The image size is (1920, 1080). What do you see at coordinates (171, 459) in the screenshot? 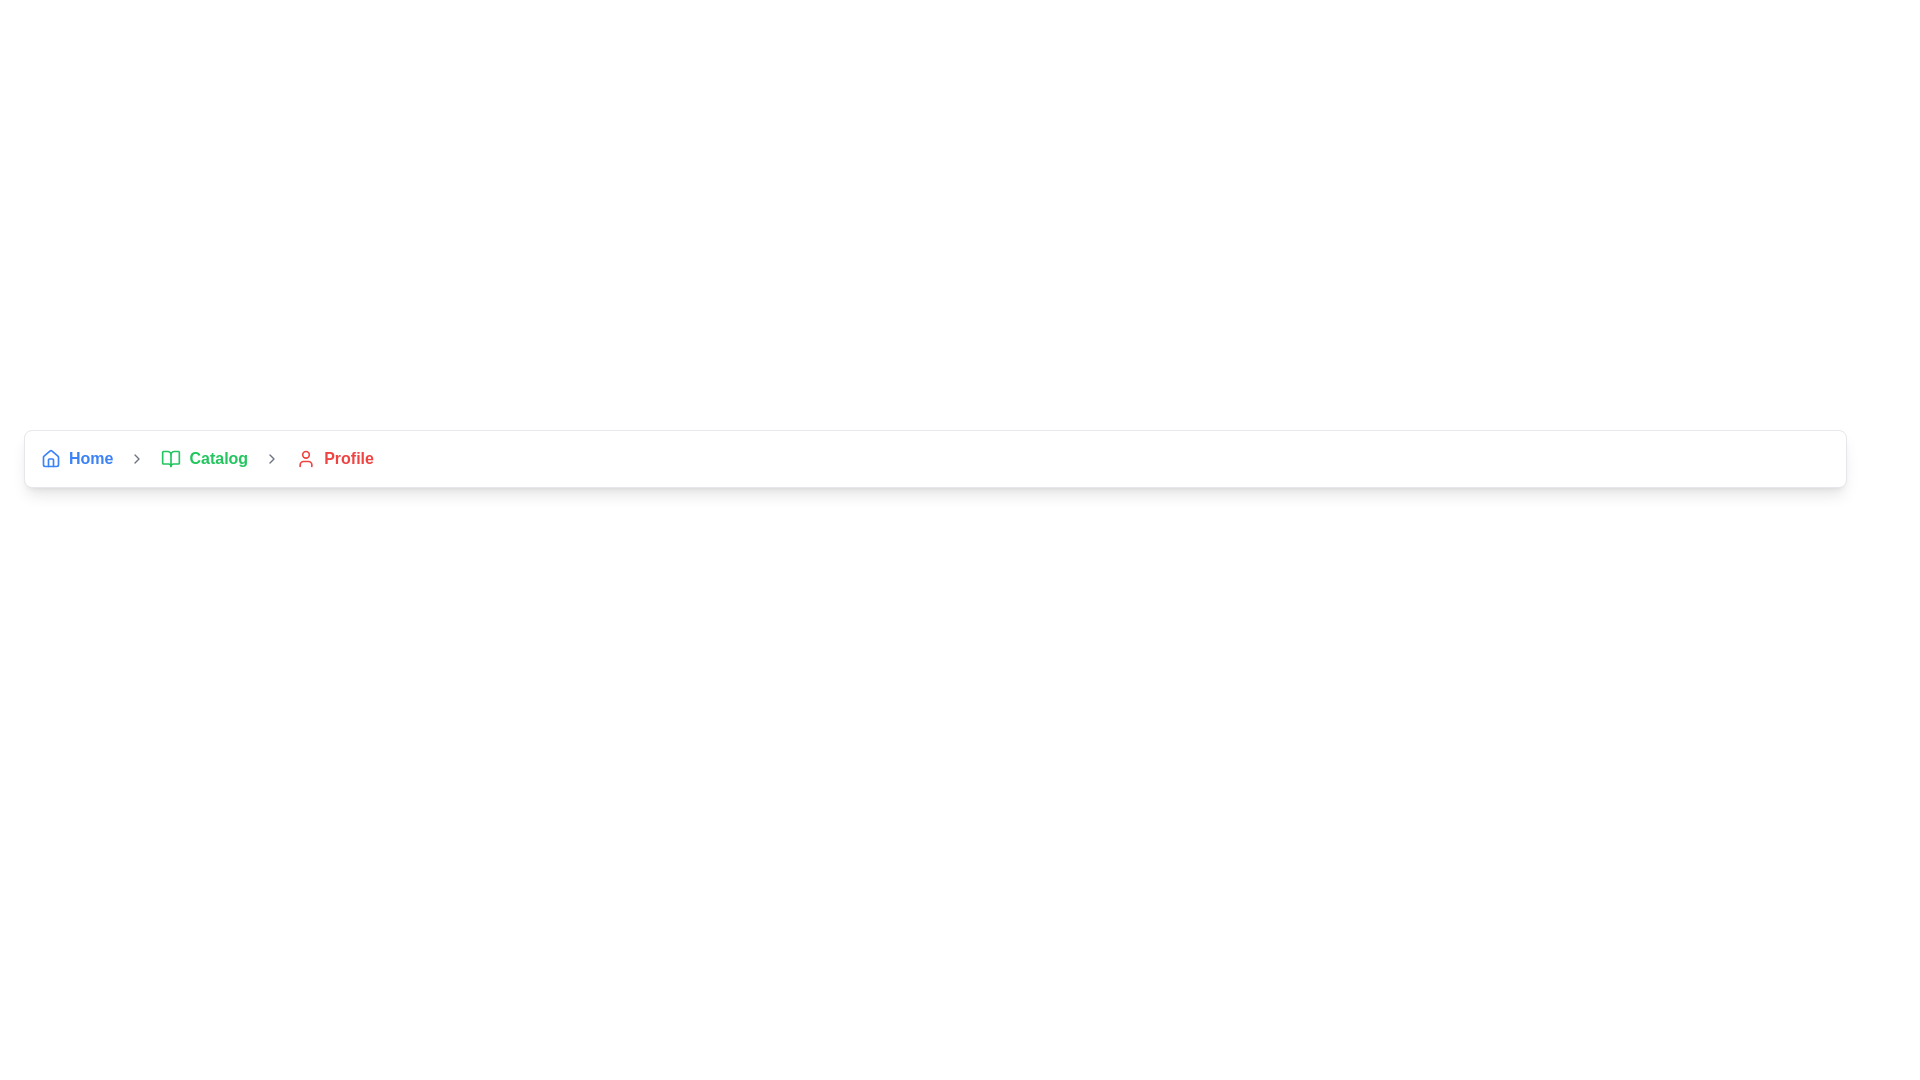
I see `the visual design of the green open book icon located in the breadcrumb navigation bar next to the 'Catalog' text` at bounding box center [171, 459].